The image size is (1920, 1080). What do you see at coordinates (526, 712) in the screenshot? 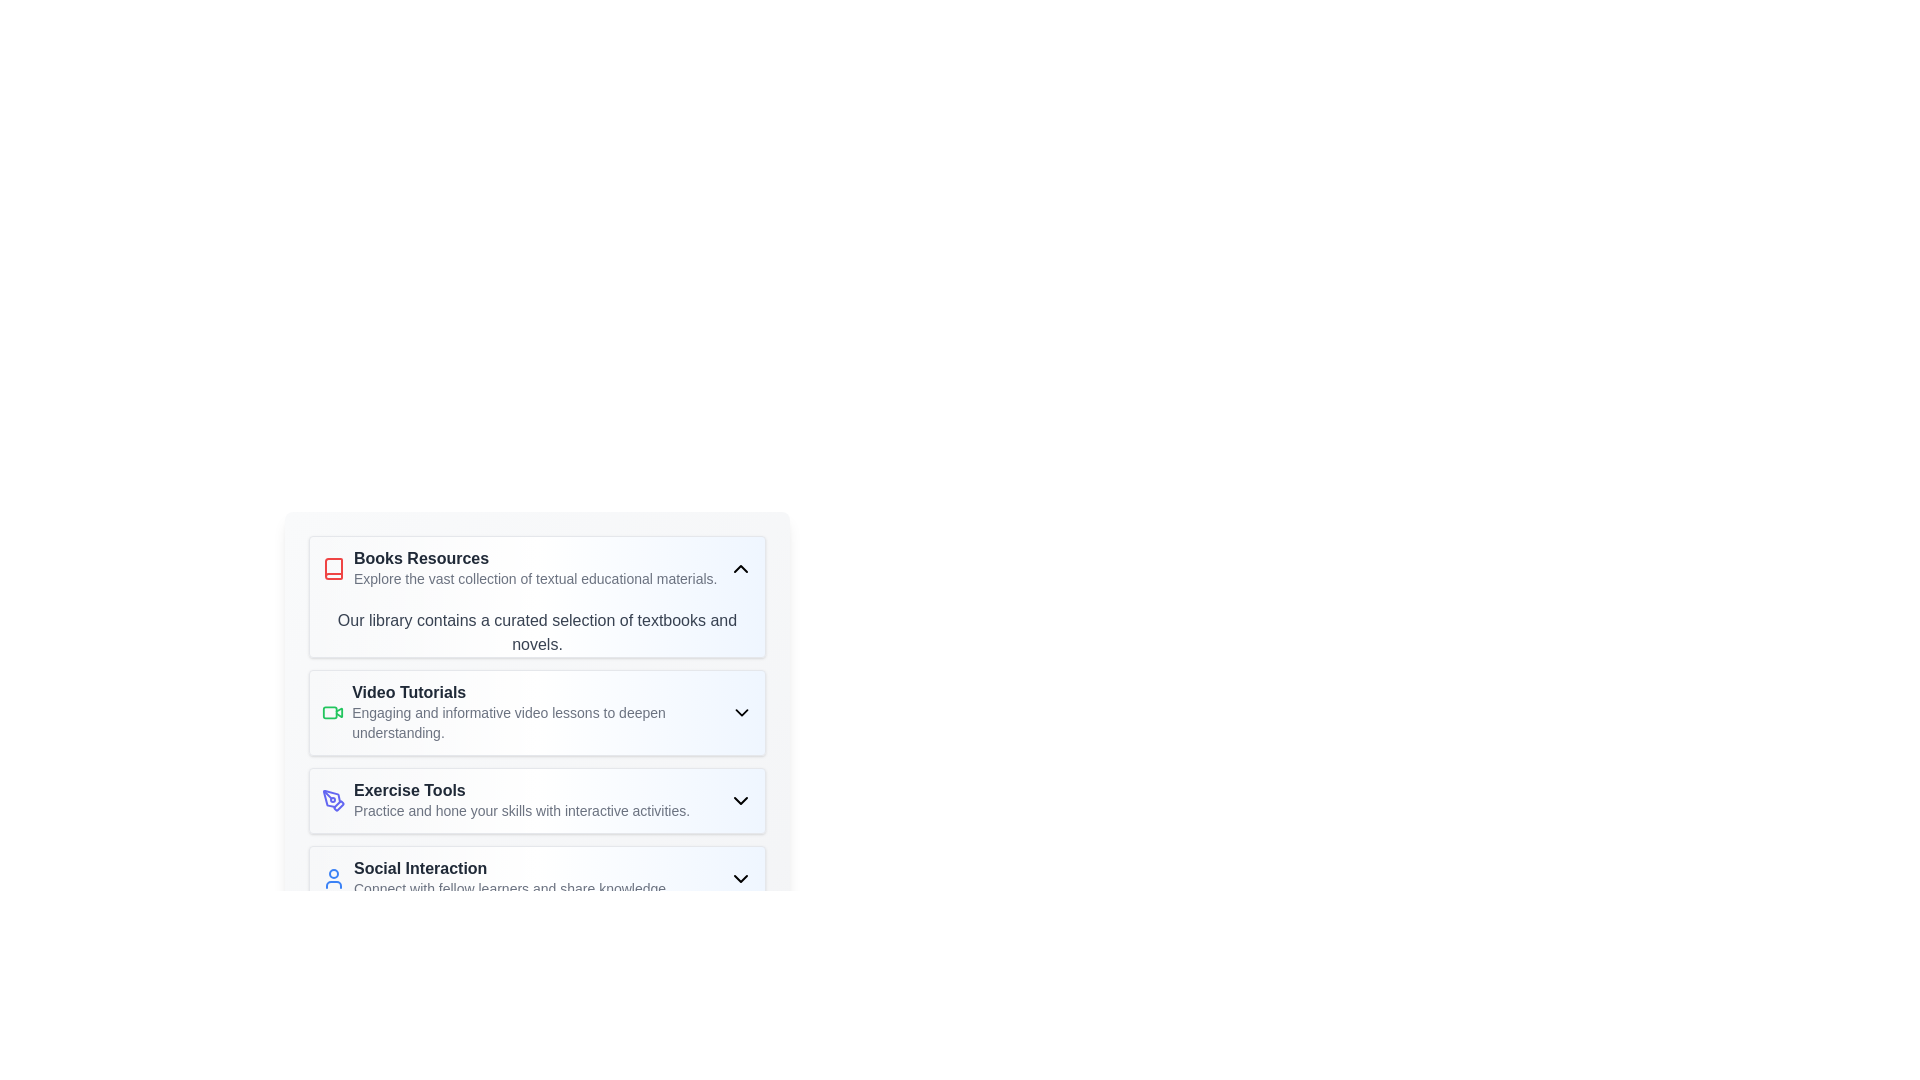
I see `contents of the section header titled 'Video Tutorials' which includes a brief description about engaging and informative video lessons` at bounding box center [526, 712].